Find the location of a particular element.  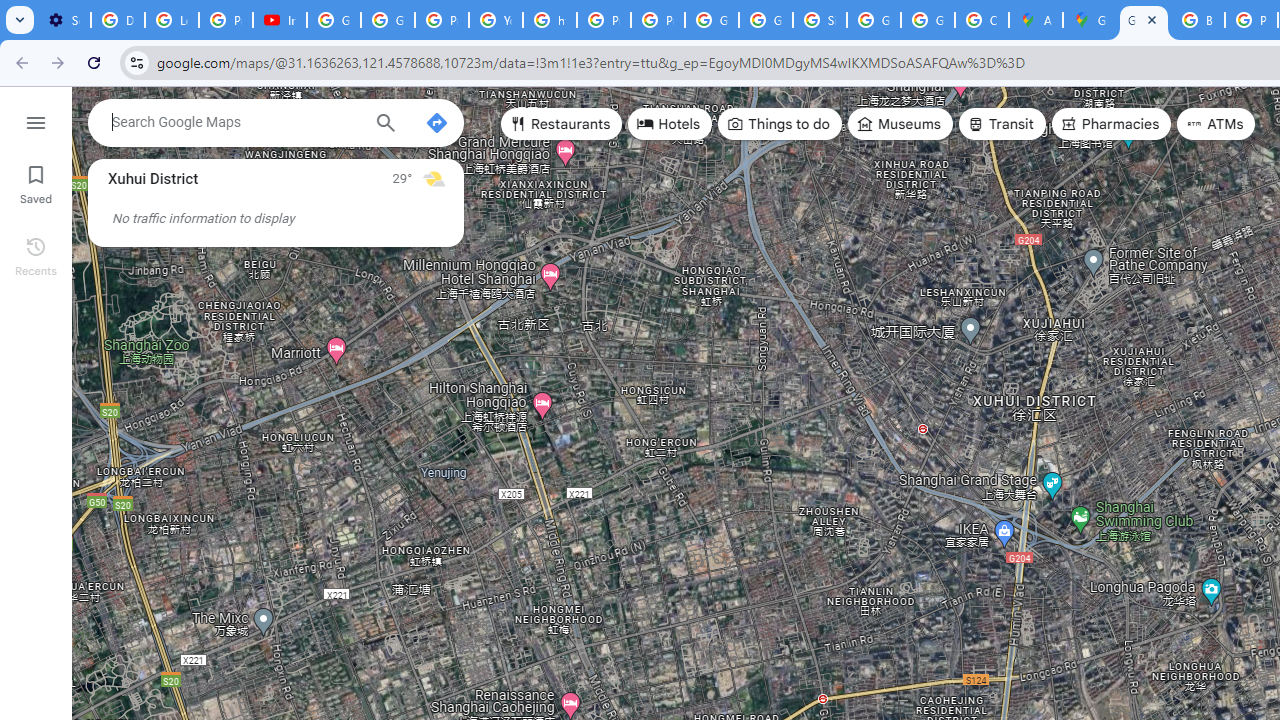

'Saved' is located at coordinates (35, 182).